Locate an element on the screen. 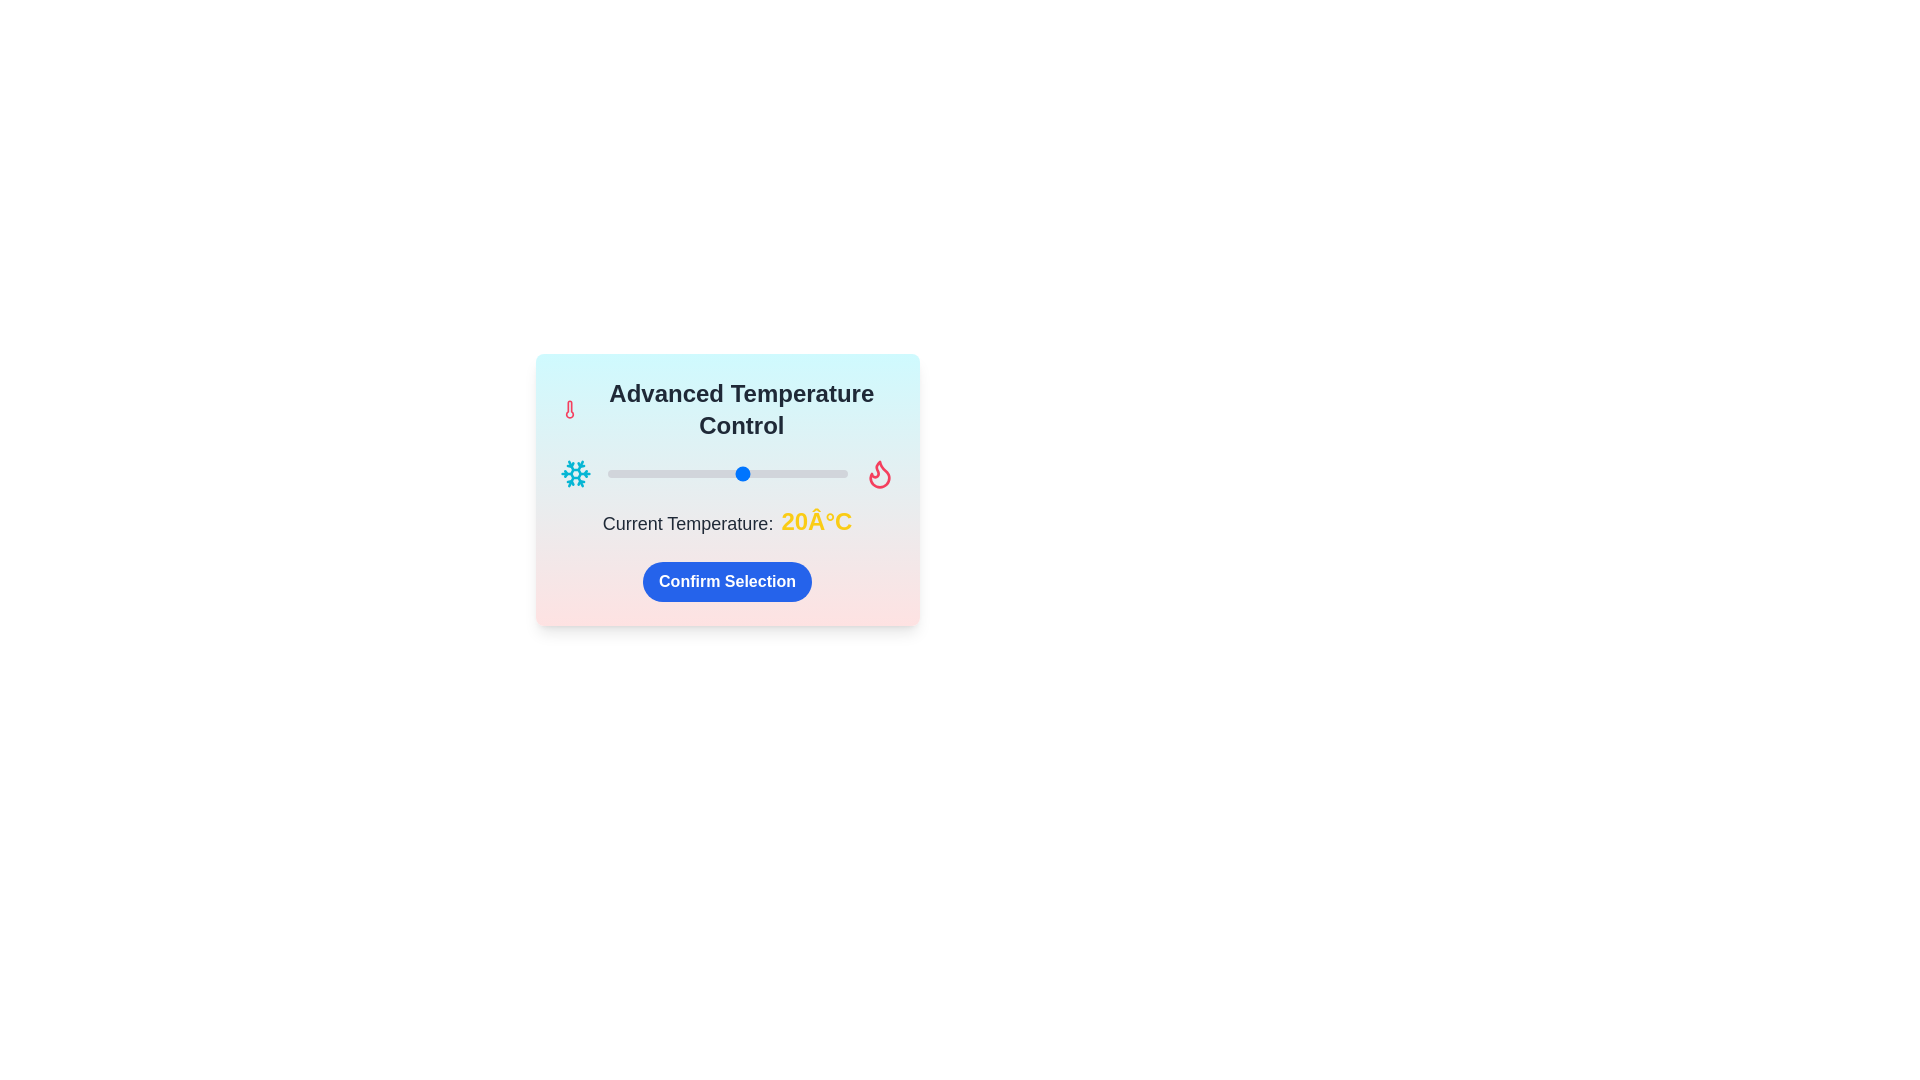 This screenshot has height=1080, width=1920. the flame icon to provide feedback is located at coordinates (879, 474).